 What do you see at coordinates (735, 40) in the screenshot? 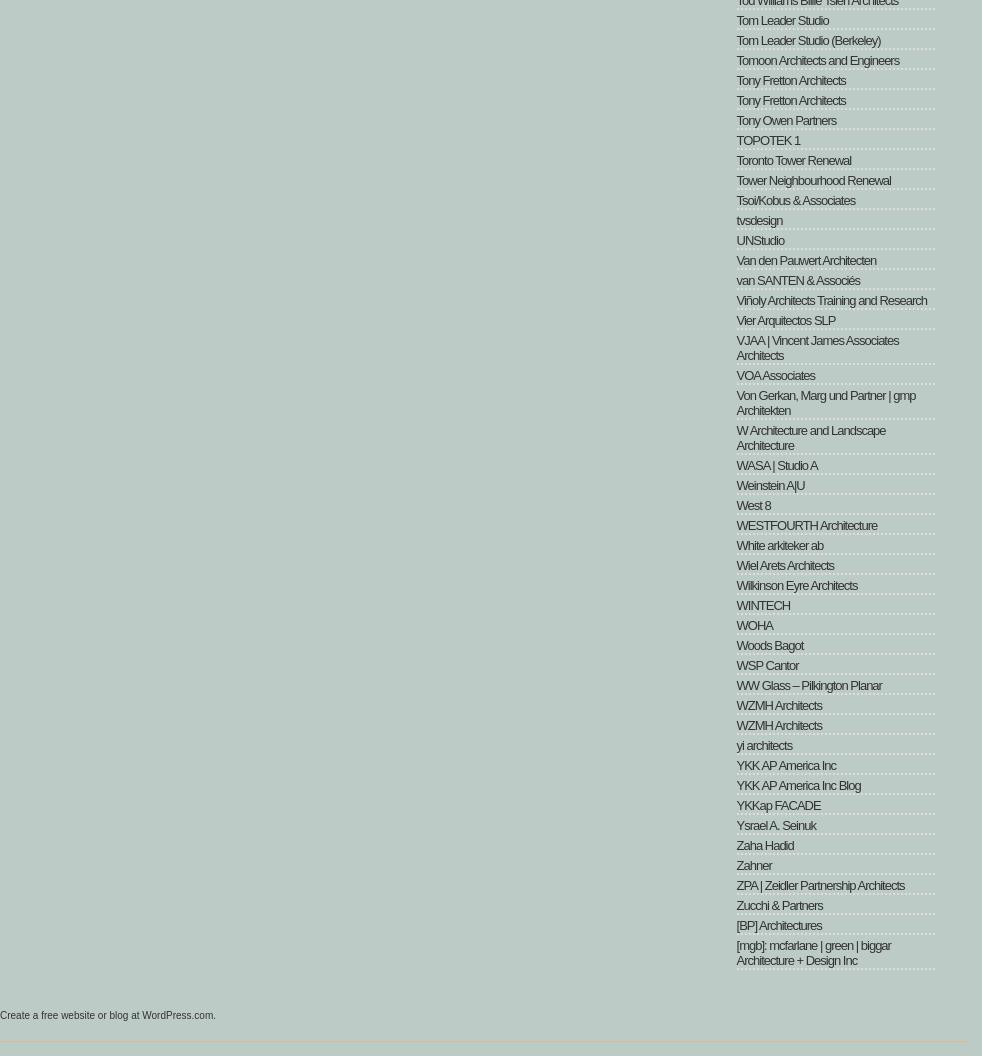
I see `'Tom Leader Studio (Berkeley)'` at bounding box center [735, 40].